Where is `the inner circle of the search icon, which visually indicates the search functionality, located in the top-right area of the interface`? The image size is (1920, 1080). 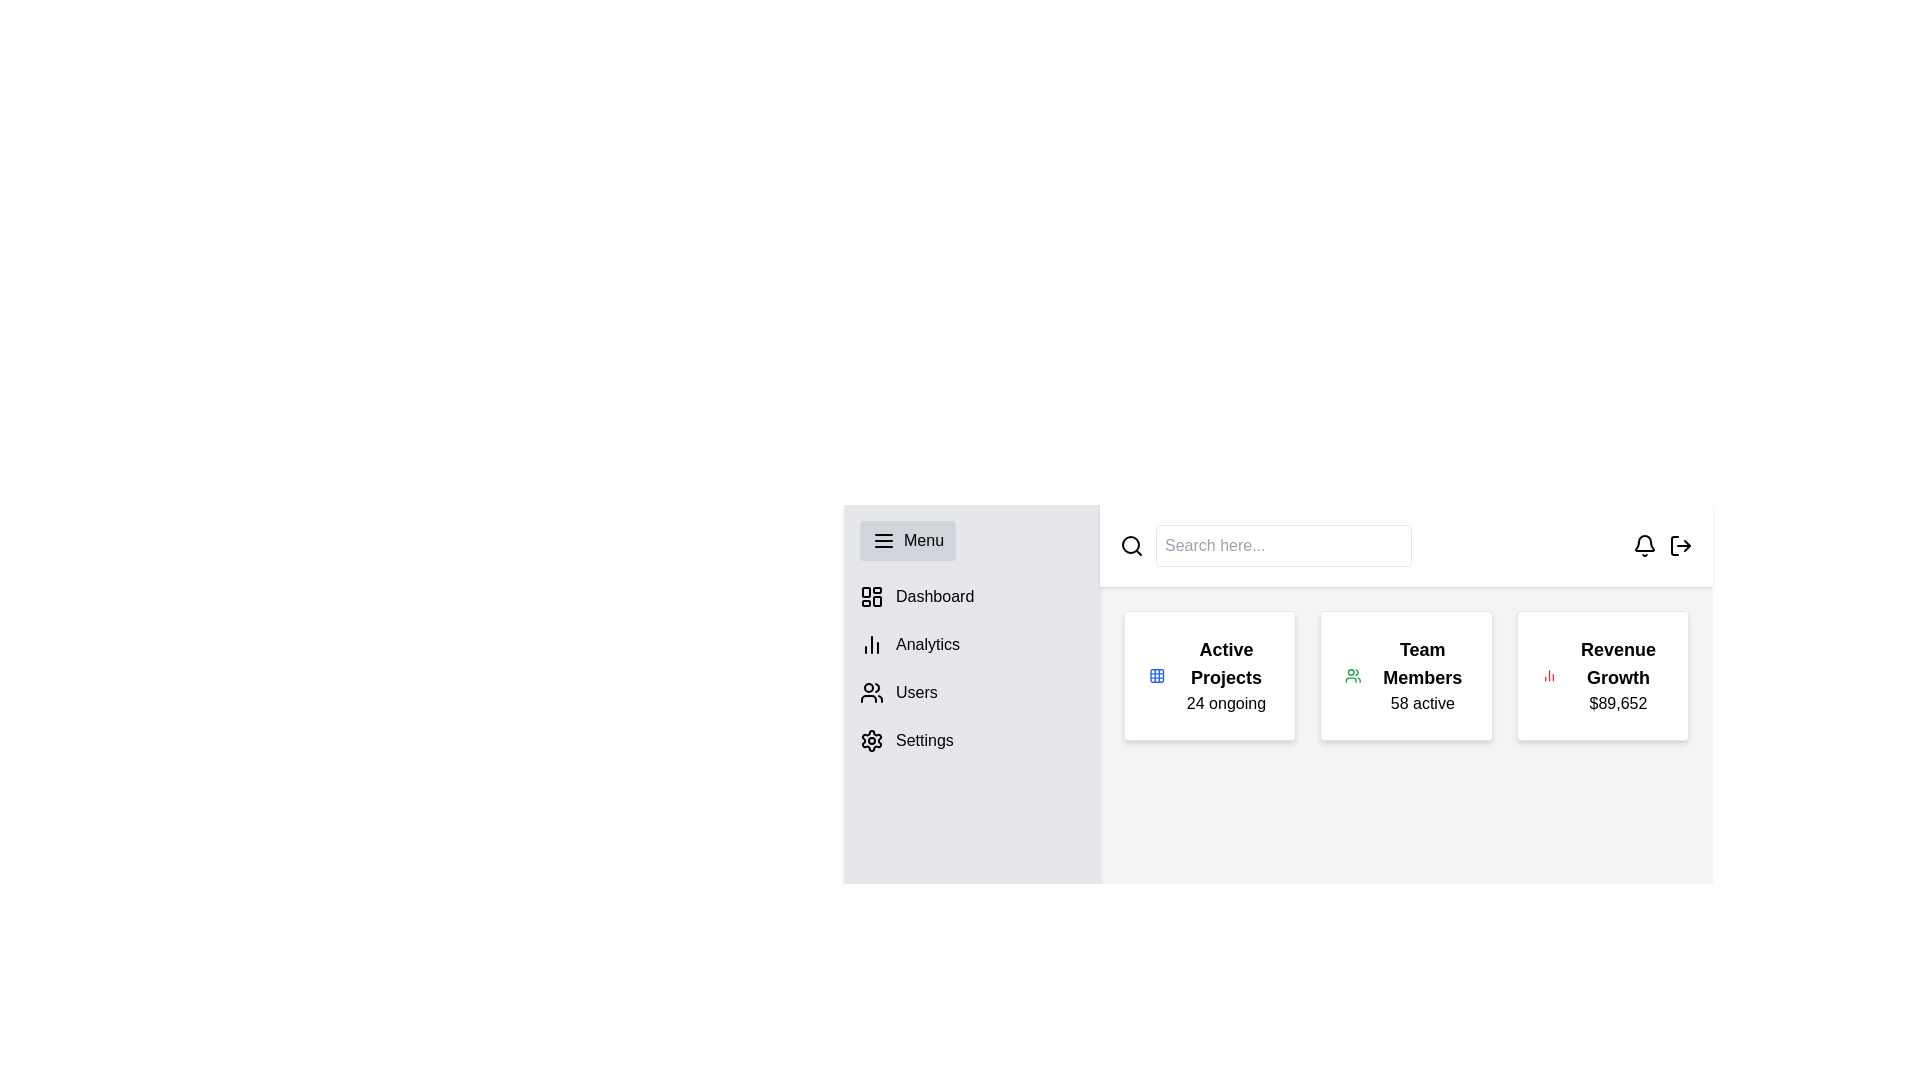
the inner circle of the search icon, which visually indicates the search functionality, located in the top-right area of the interface is located at coordinates (1131, 544).